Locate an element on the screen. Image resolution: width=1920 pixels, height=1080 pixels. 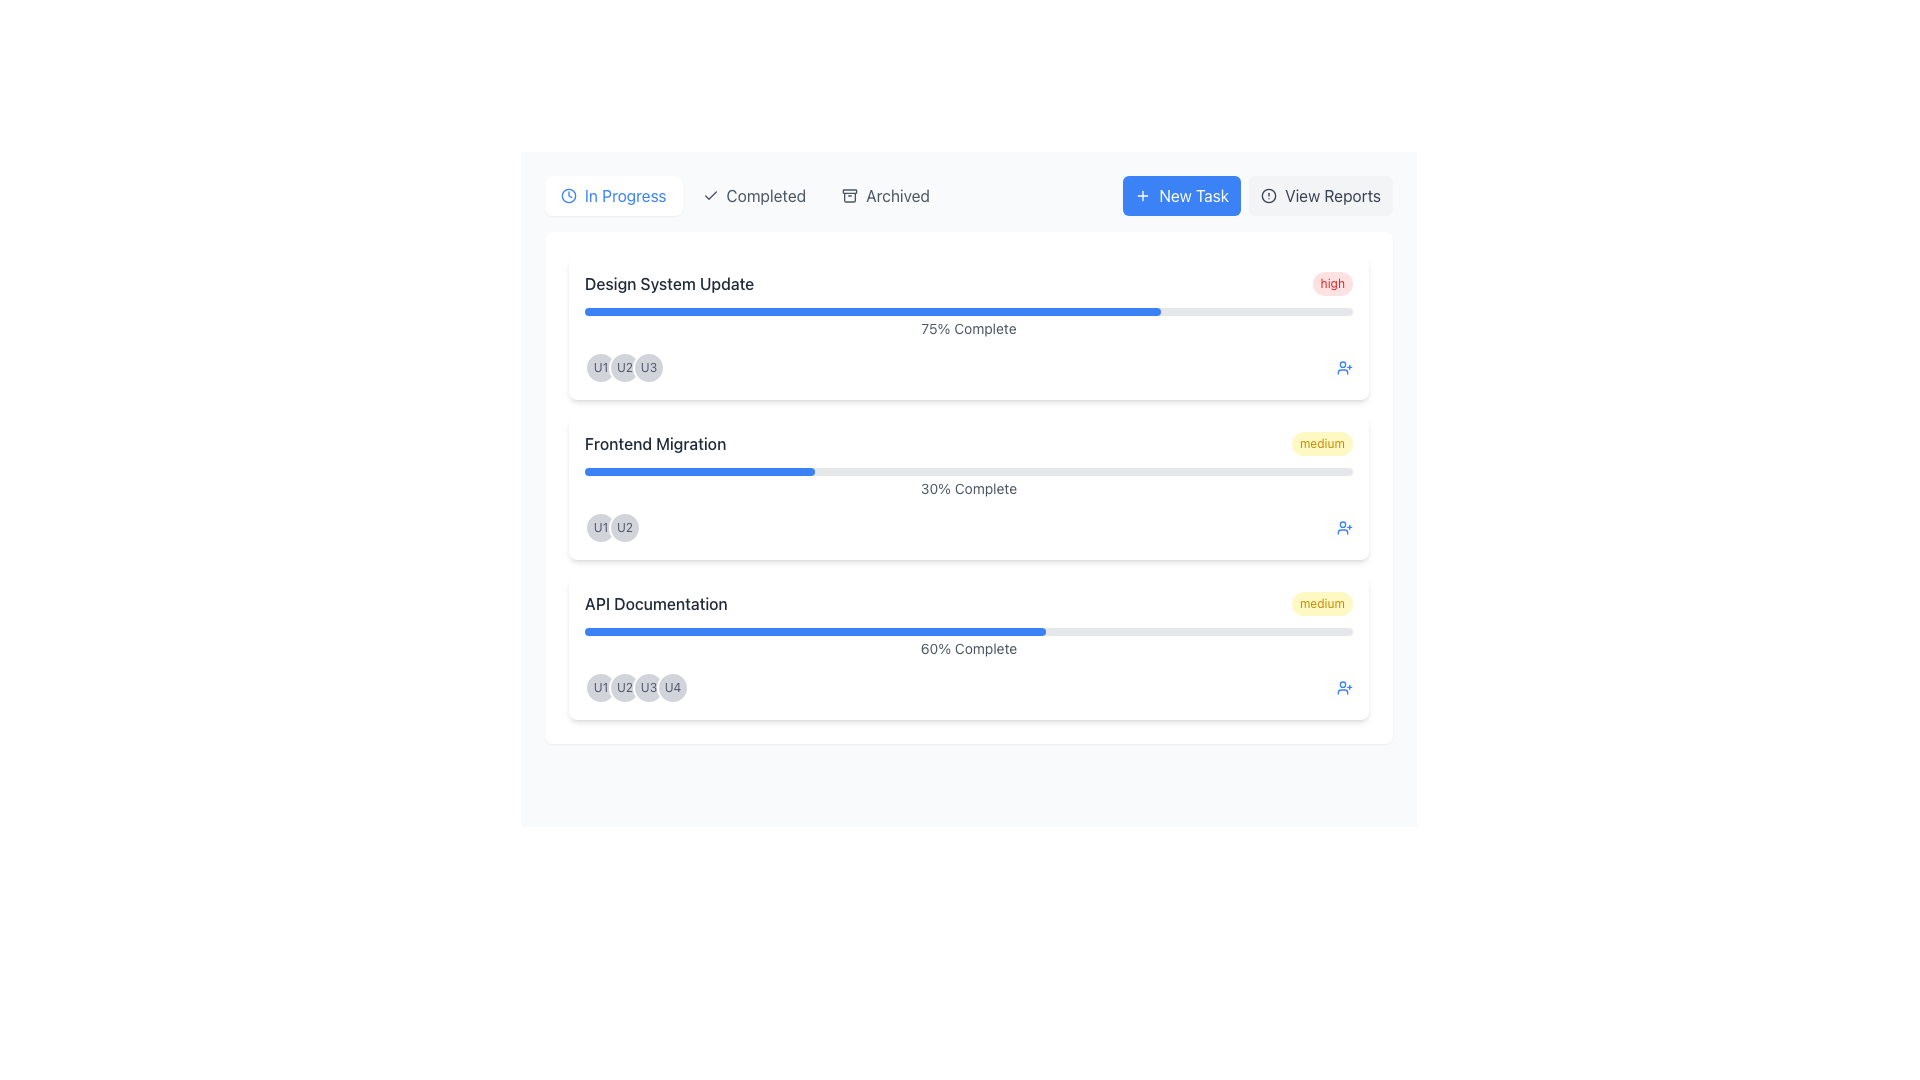
the 'View Reports' button, which is a rectangular button with rounded corners, styled in light gray with dark gray text, located in the top right corner of the interface is located at coordinates (1321, 196).